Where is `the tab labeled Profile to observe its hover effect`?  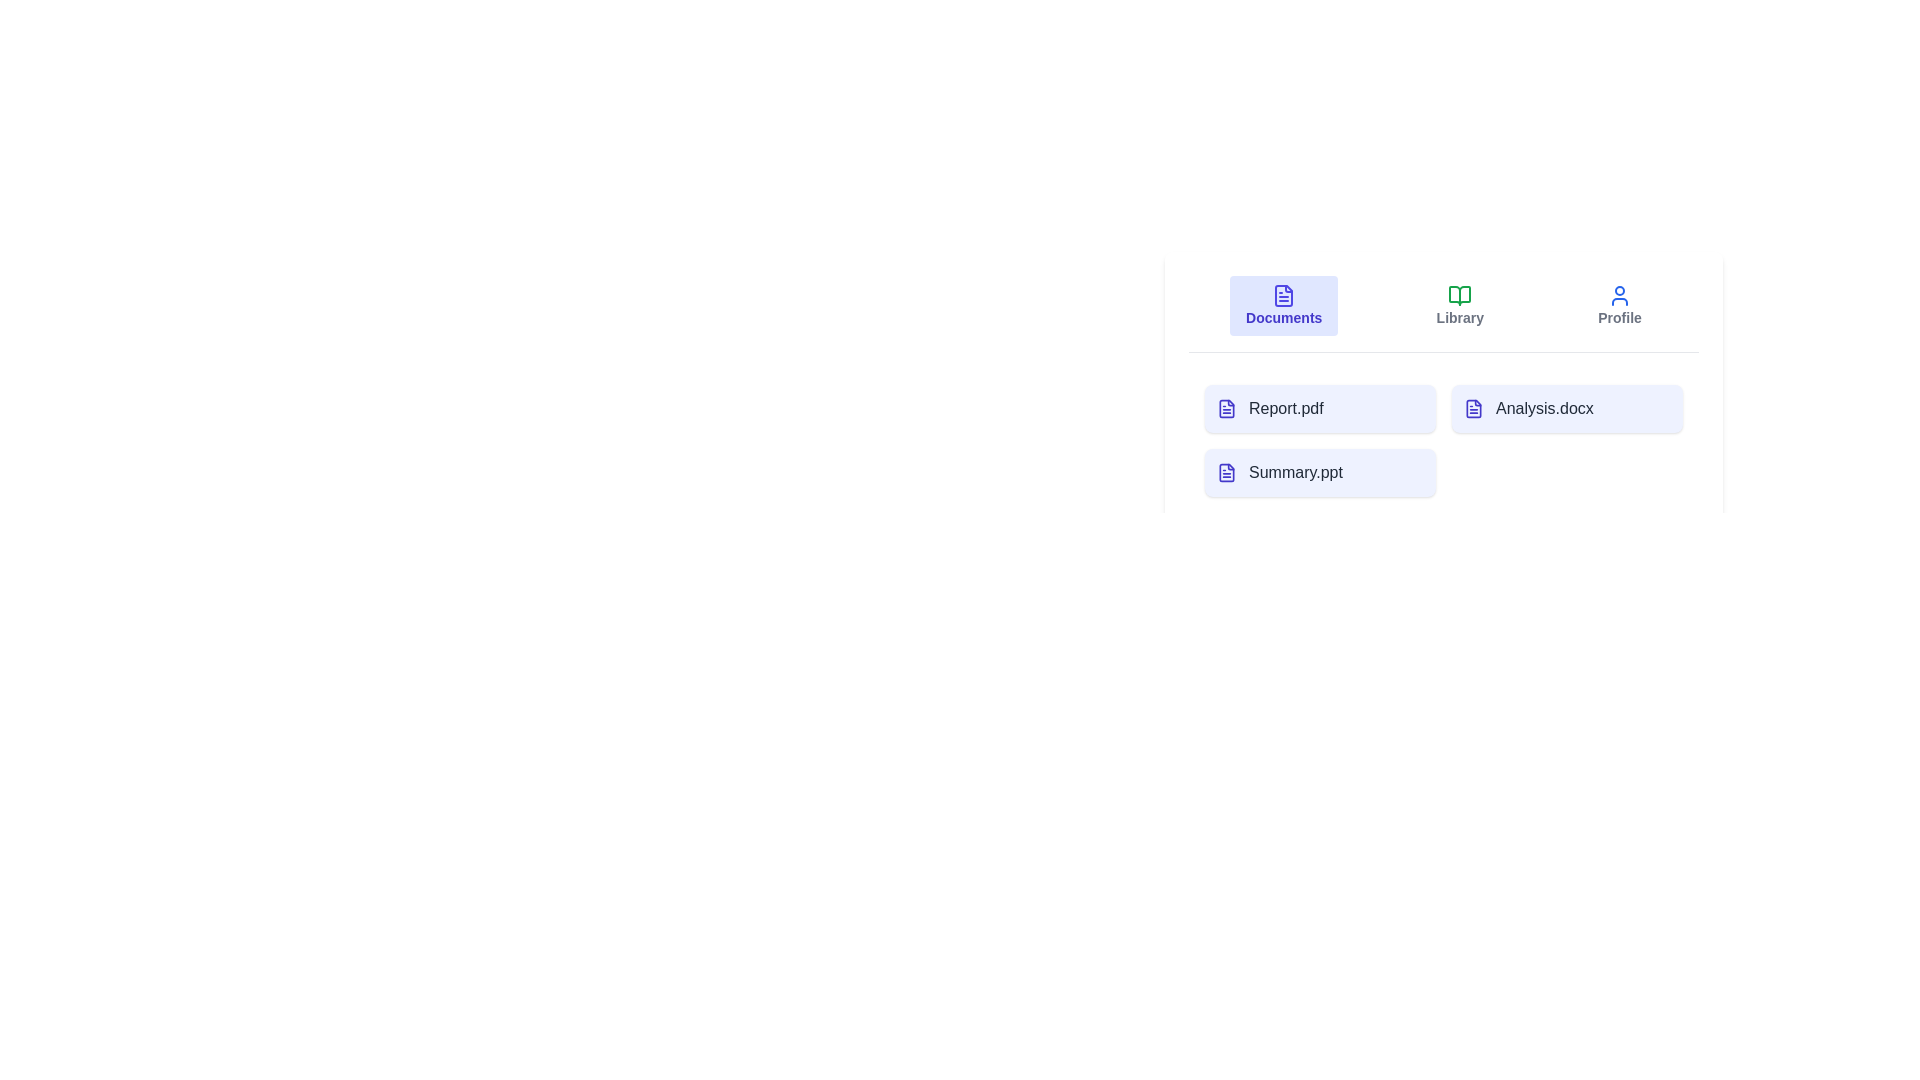 the tab labeled Profile to observe its hover effect is located at coordinates (1620, 305).